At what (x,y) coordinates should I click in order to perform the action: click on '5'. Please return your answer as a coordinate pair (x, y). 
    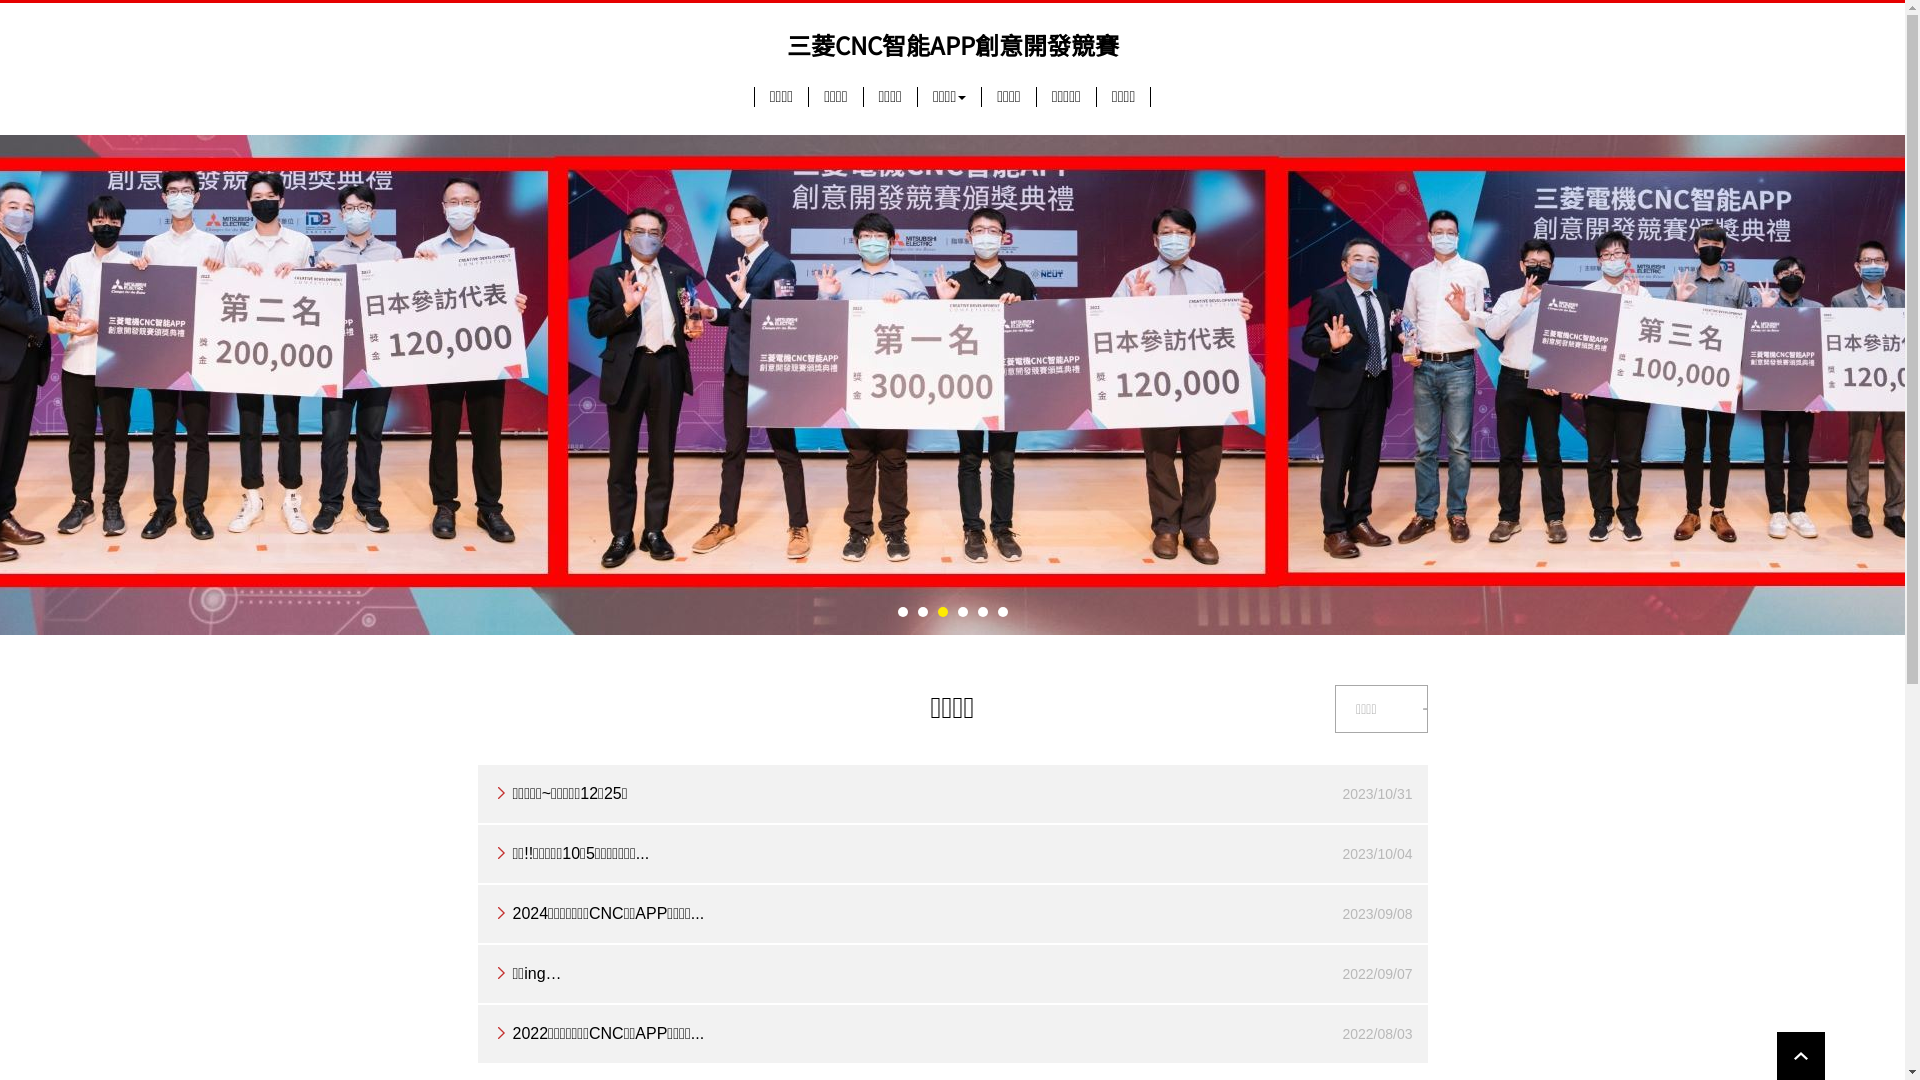
    Looking at the image, I should click on (983, 609).